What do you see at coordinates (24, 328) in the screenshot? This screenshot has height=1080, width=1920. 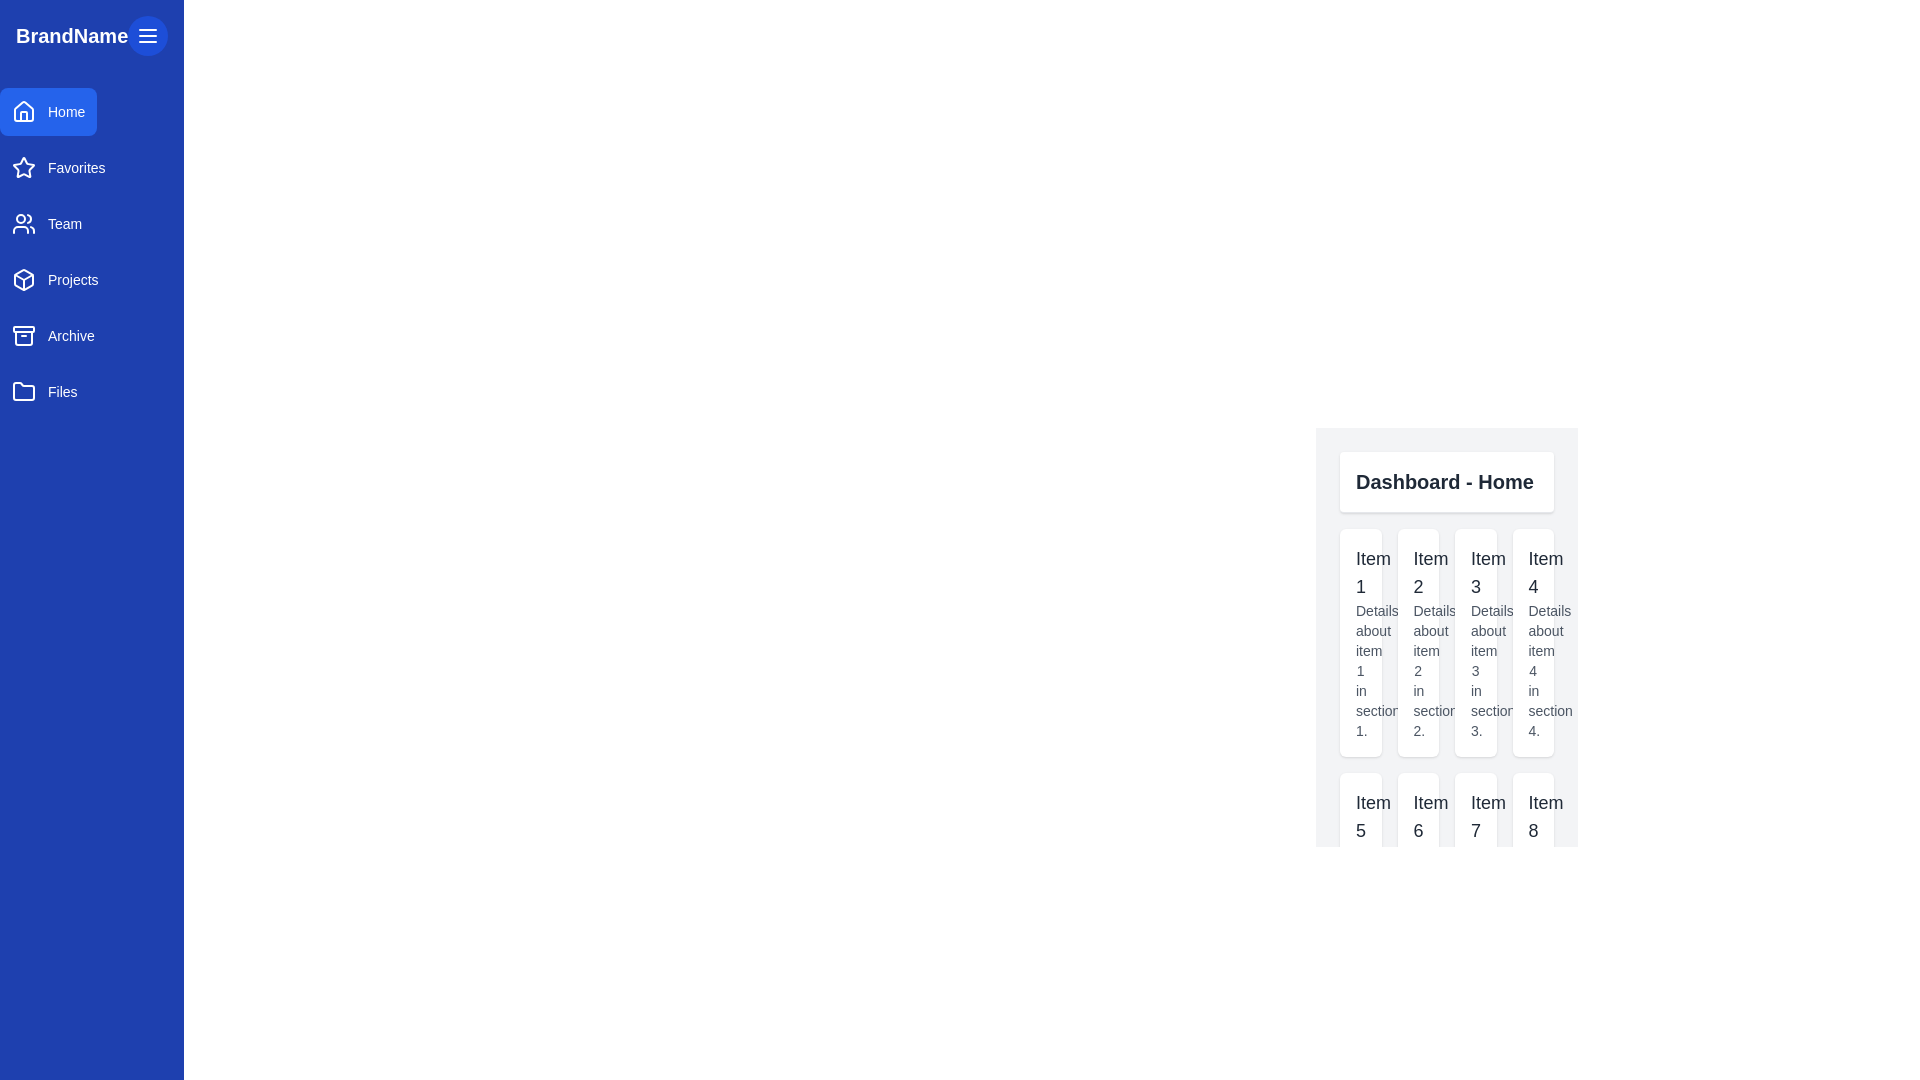 I see `the top rectangular segment of the 'Archive' menu item's icon located in the left navigation panel` at bounding box center [24, 328].